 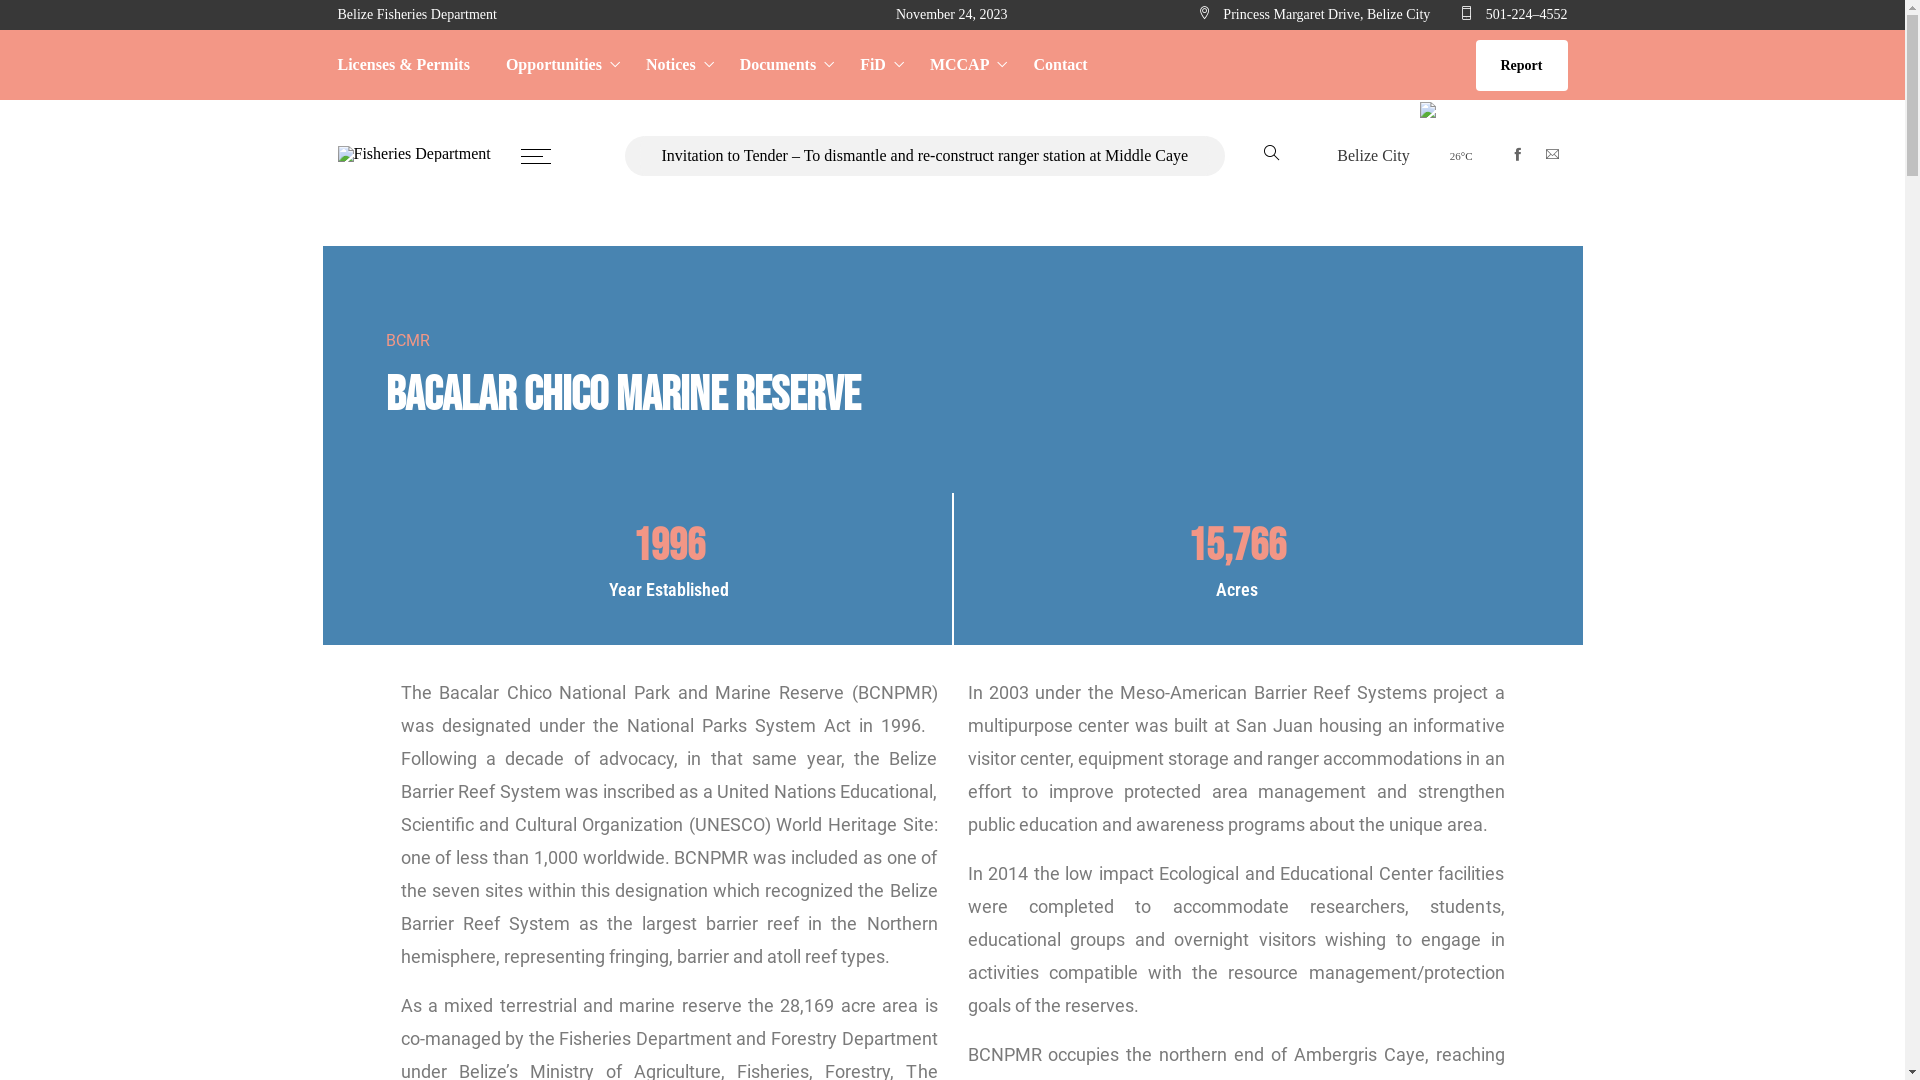 What do you see at coordinates (1520, 64) in the screenshot?
I see `'Report'` at bounding box center [1520, 64].